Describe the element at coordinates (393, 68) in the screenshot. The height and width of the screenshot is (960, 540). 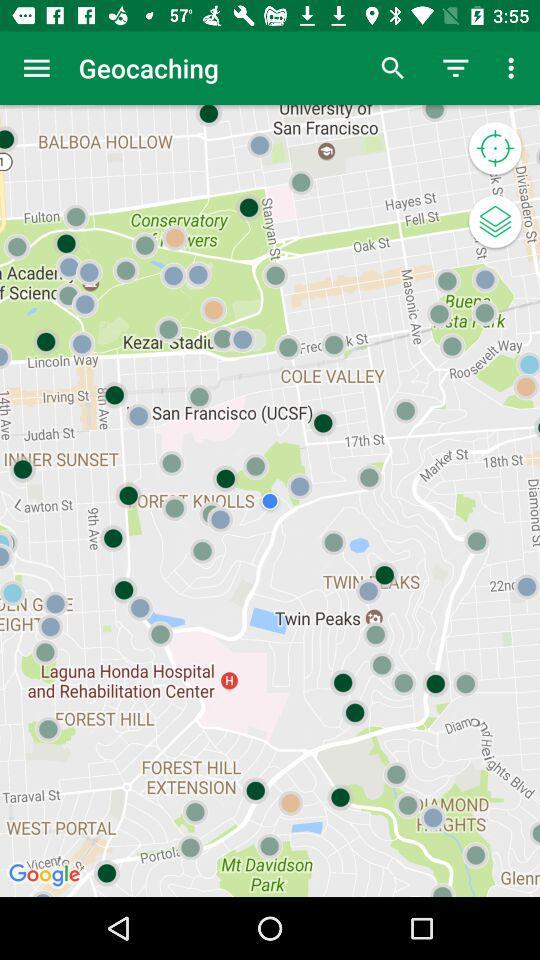
I see `item next to the geocaching icon` at that location.